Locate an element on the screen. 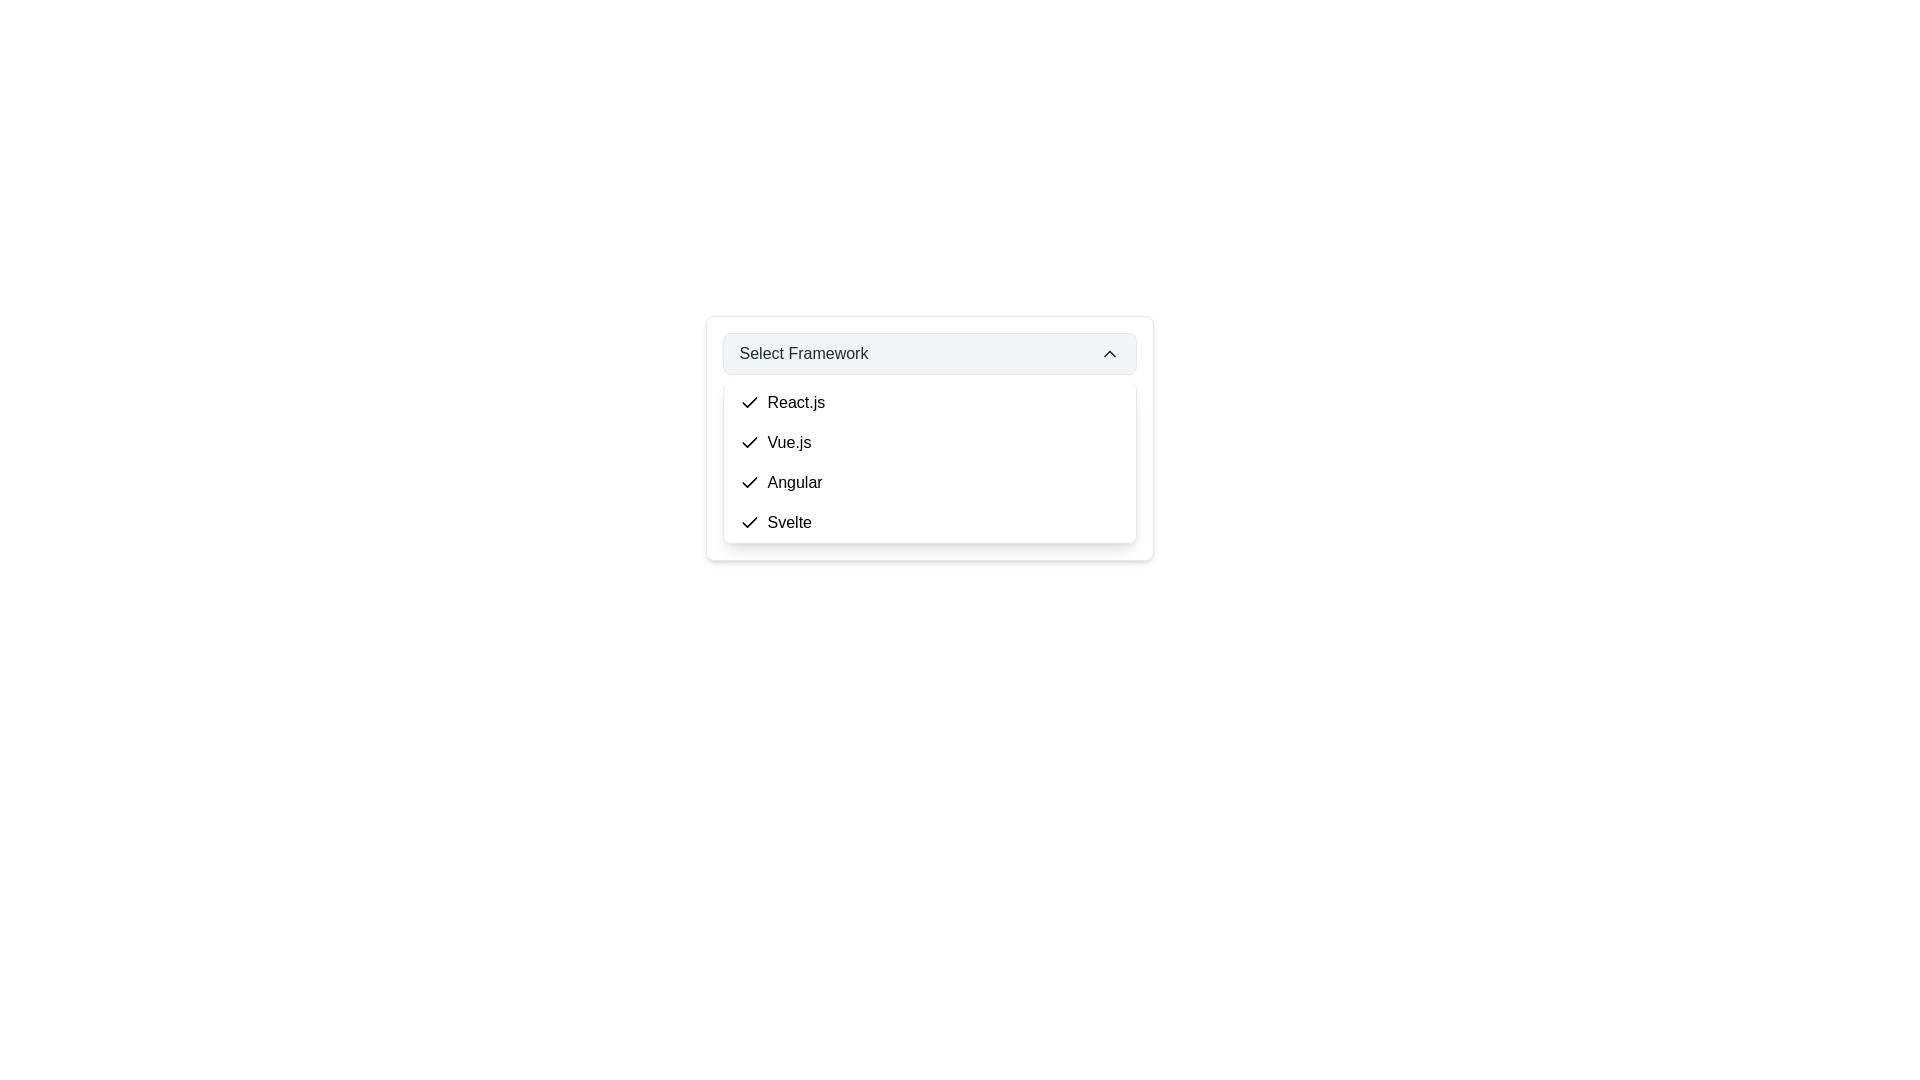  to select the 'Vue.js' option, which is the second item in the dropdown menu, styled with a hollow checkmark icon to the left of the text is located at coordinates (774, 442).